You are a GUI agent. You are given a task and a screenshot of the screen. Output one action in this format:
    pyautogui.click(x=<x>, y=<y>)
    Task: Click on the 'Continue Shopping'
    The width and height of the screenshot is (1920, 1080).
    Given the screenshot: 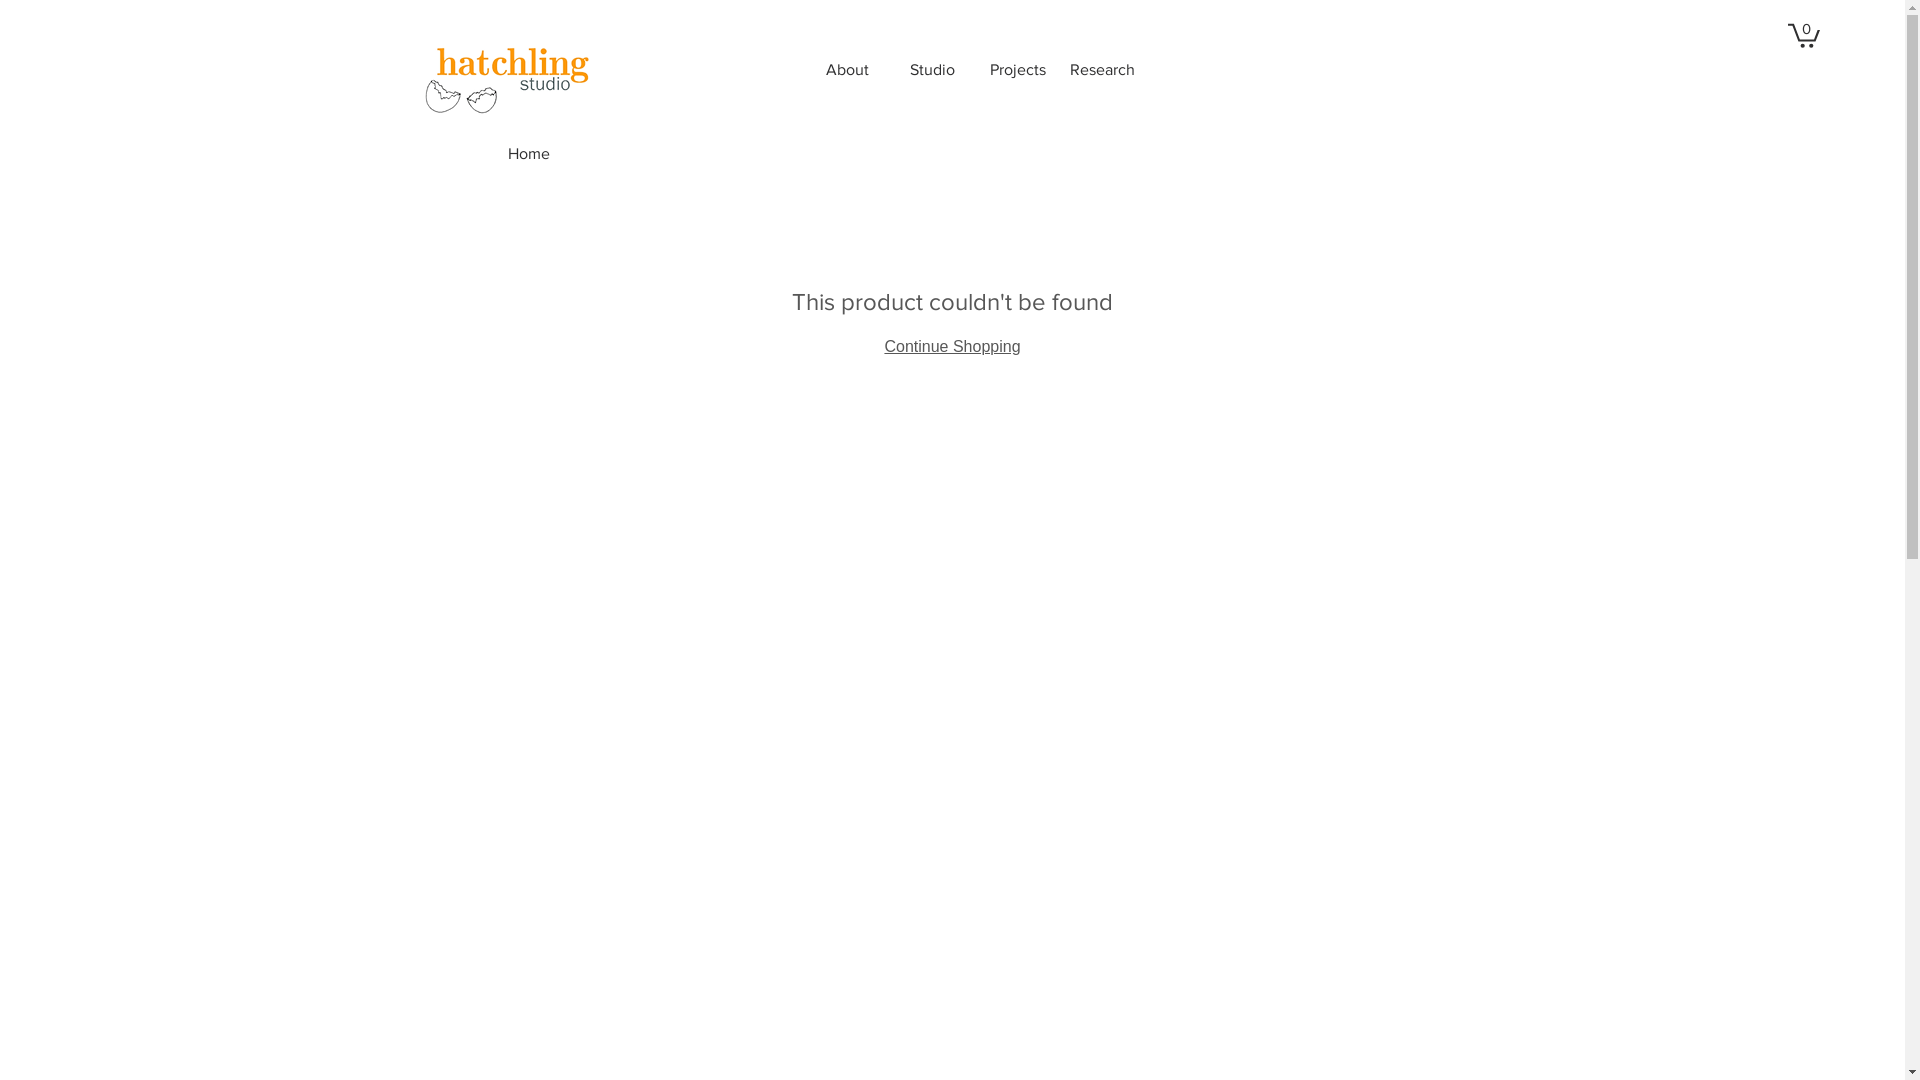 What is the action you would take?
    pyautogui.click(x=950, y=345)
    